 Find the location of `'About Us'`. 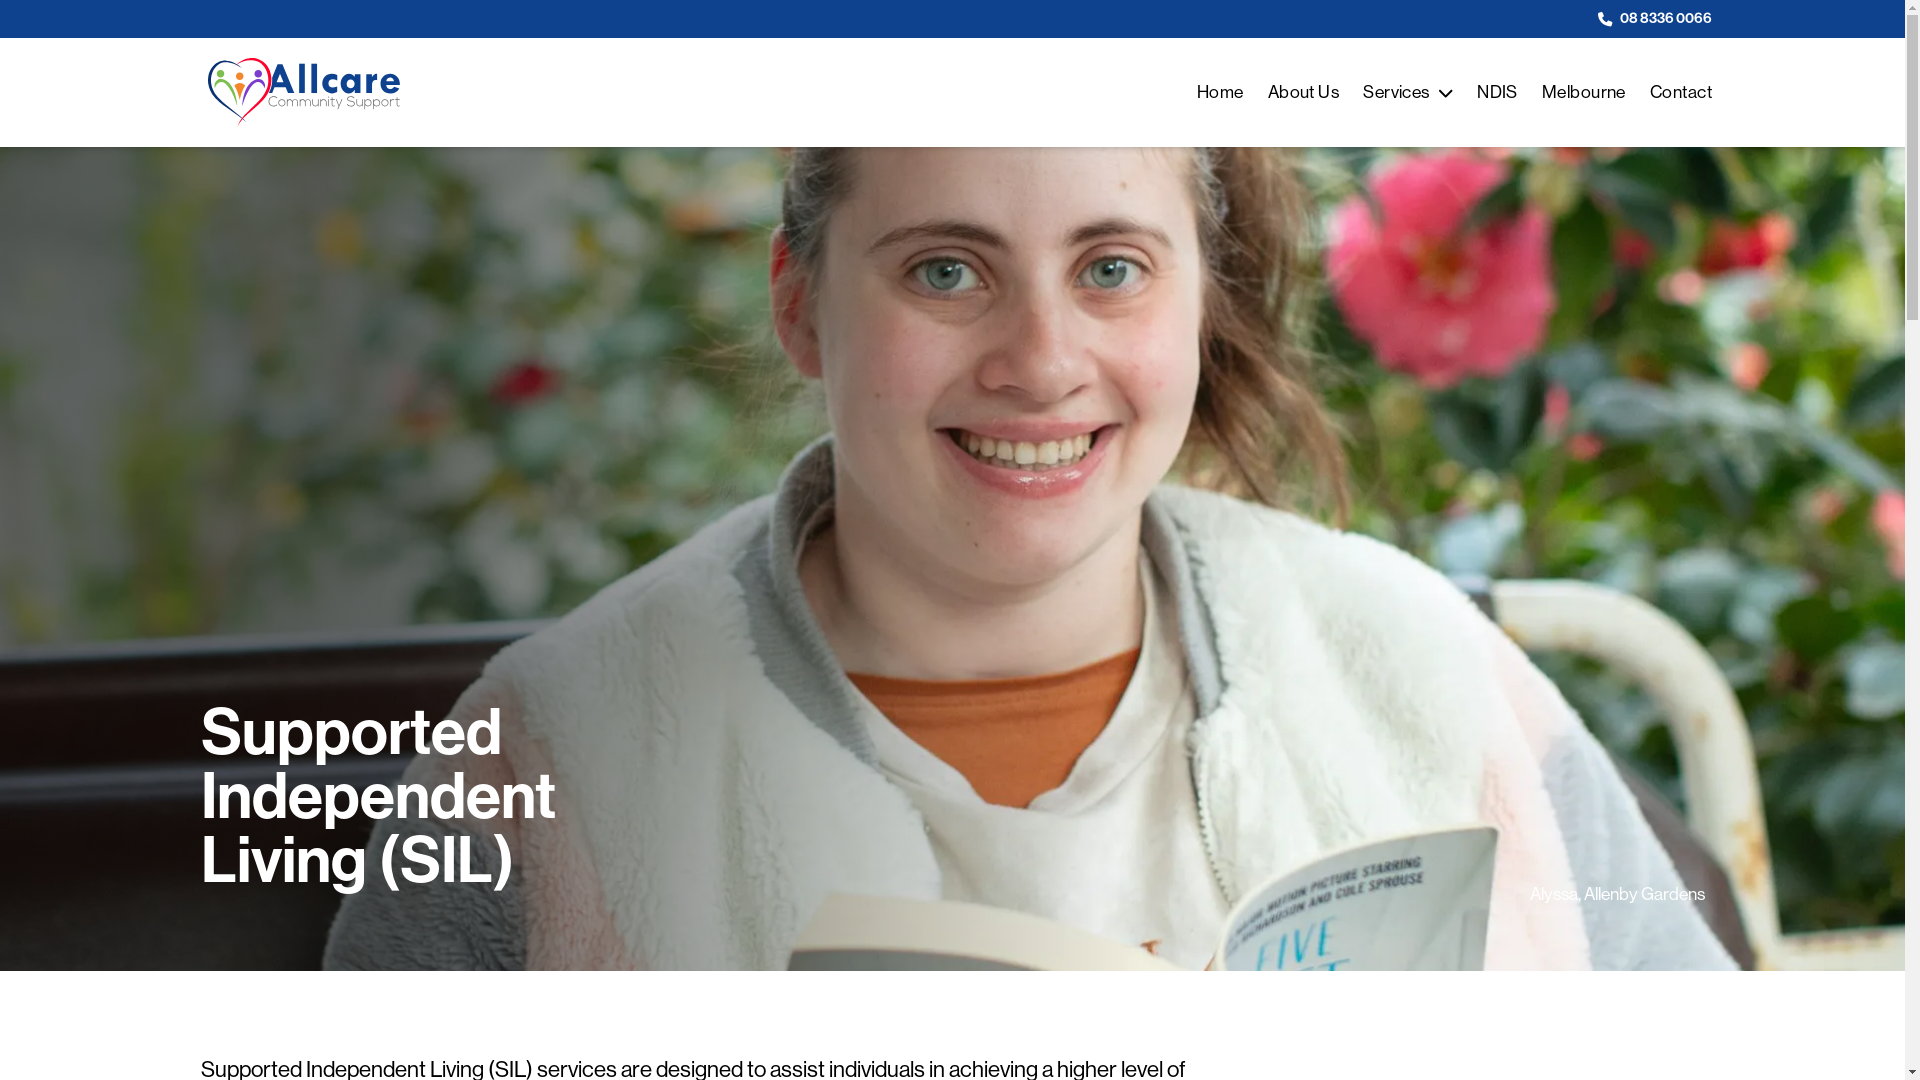

'About Us' is located at coordinates (1304, 92).